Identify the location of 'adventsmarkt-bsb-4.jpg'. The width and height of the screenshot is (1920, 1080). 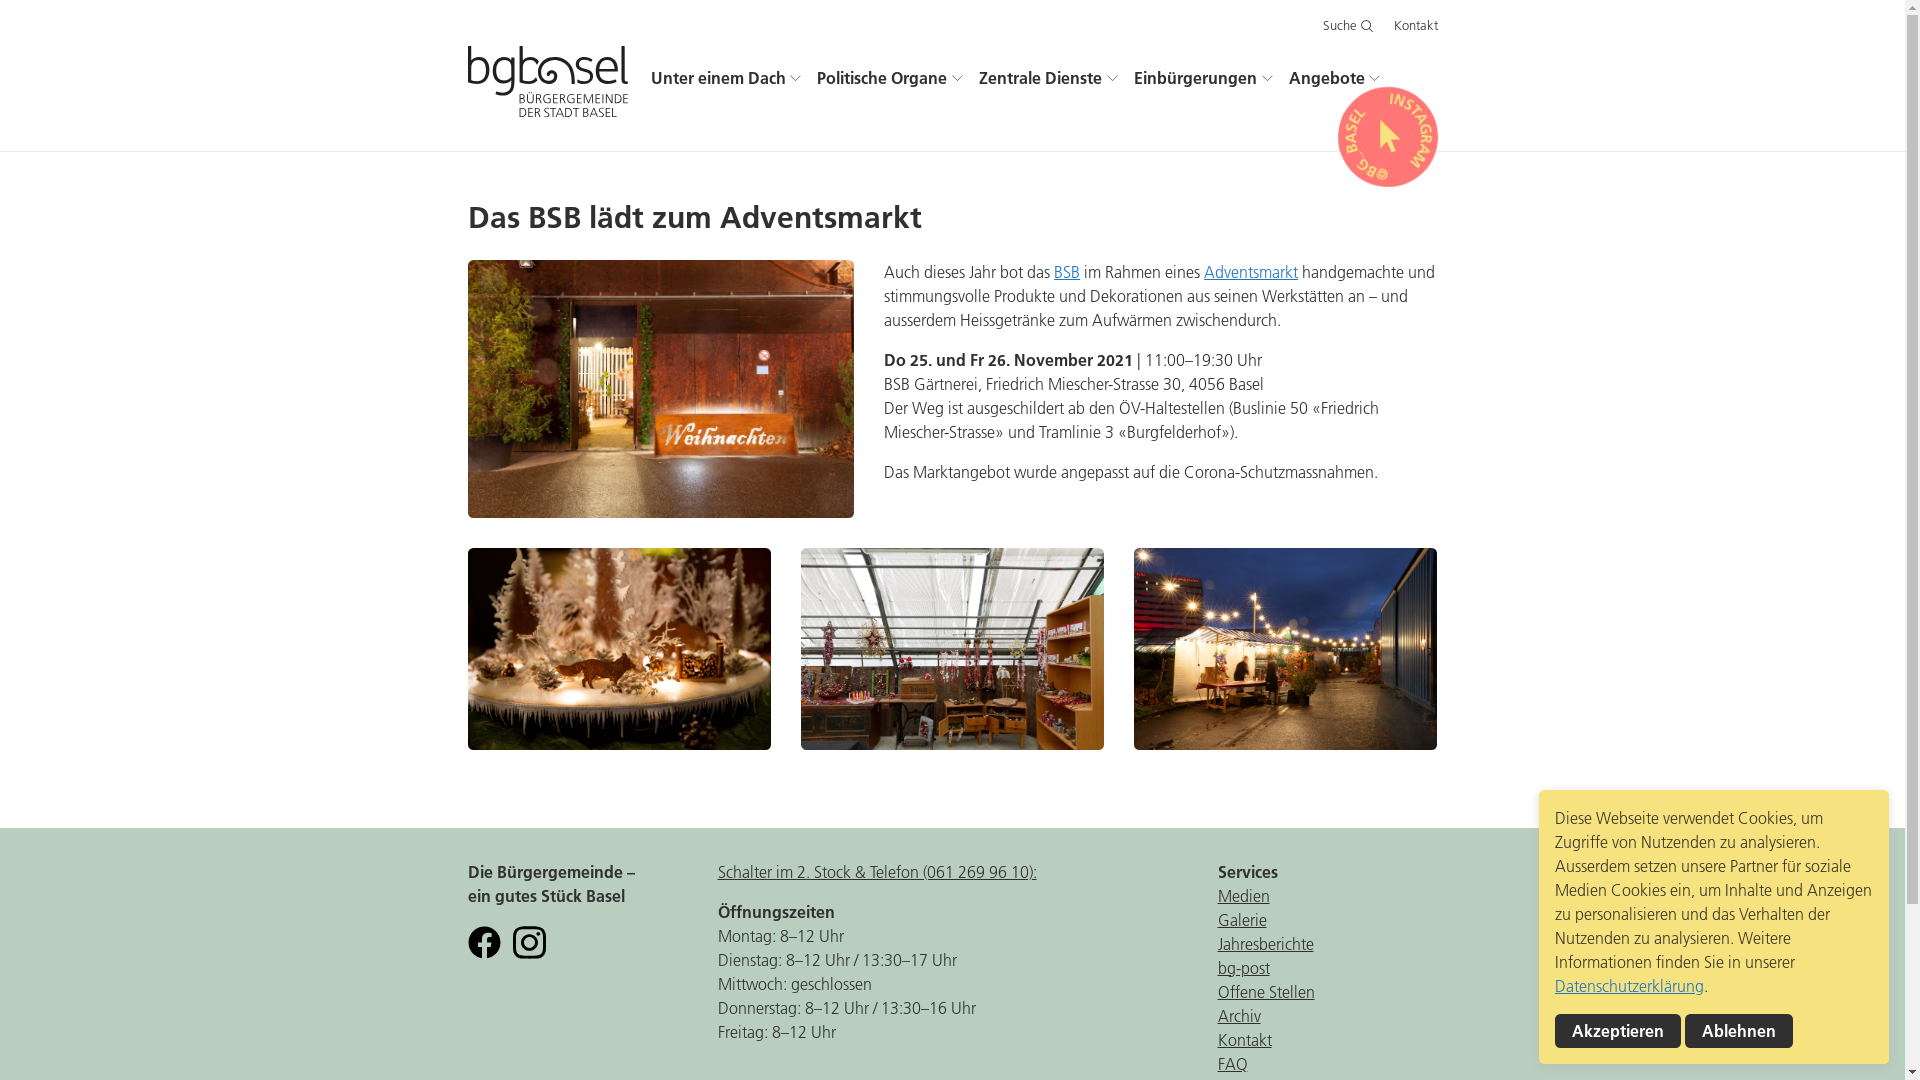
(1285, 648).